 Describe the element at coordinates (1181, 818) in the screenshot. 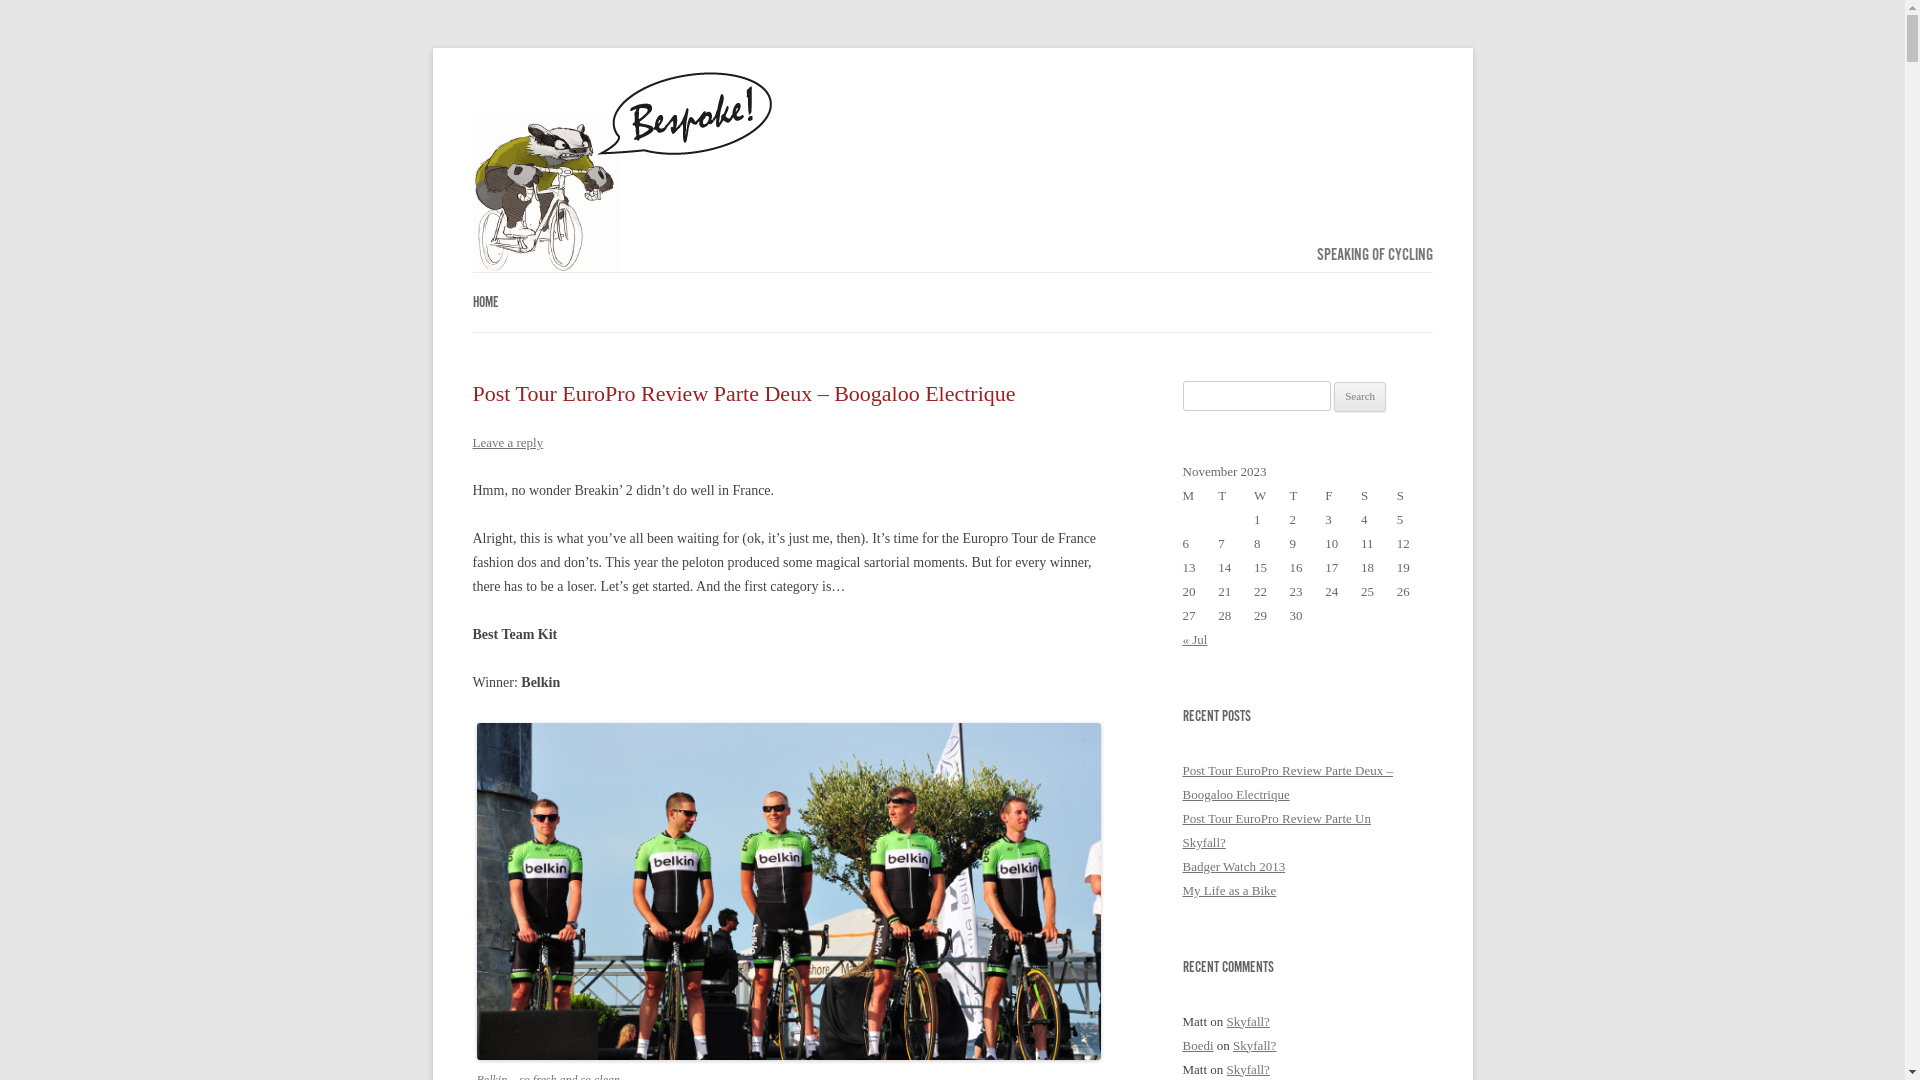

I see `'Post Tour EuroPro Review Parte Un'` at that location.